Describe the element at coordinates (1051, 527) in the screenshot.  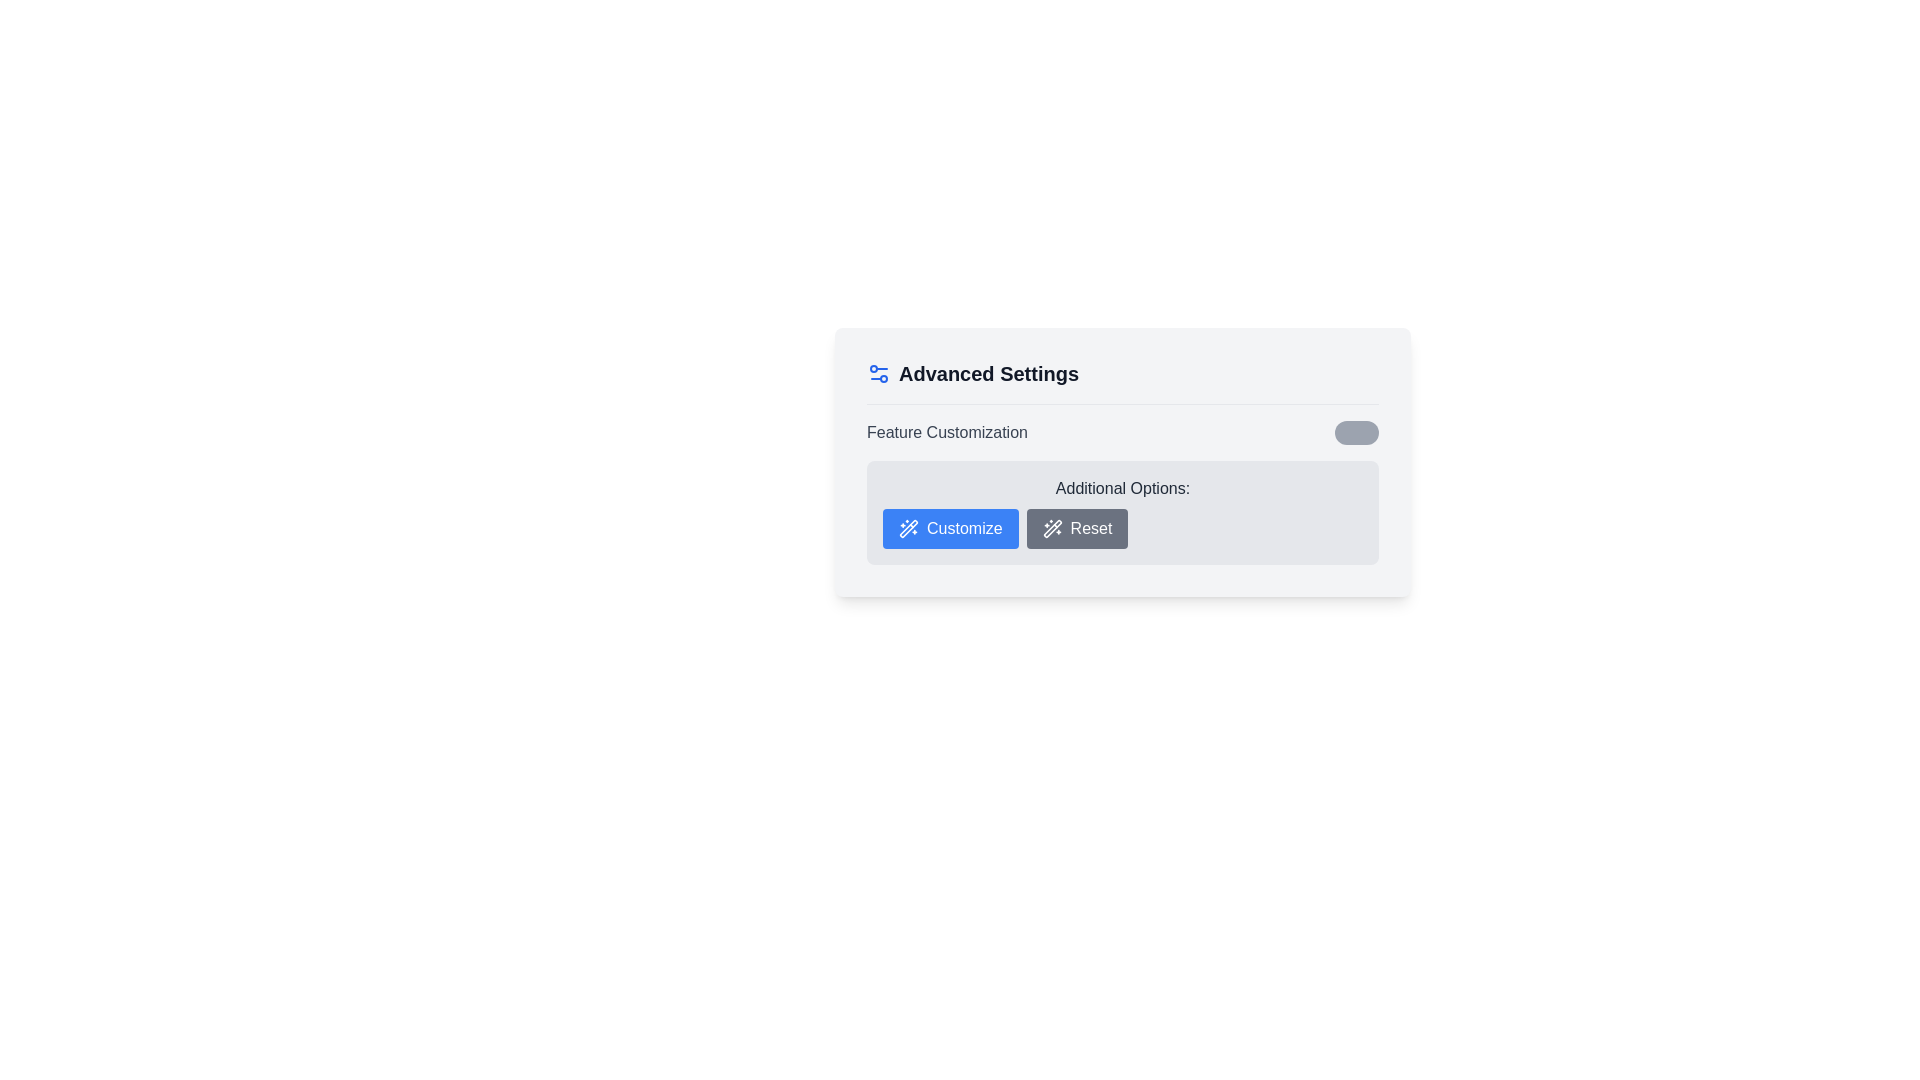
I see `the decorative icon for the 'Reset' button` at that location.